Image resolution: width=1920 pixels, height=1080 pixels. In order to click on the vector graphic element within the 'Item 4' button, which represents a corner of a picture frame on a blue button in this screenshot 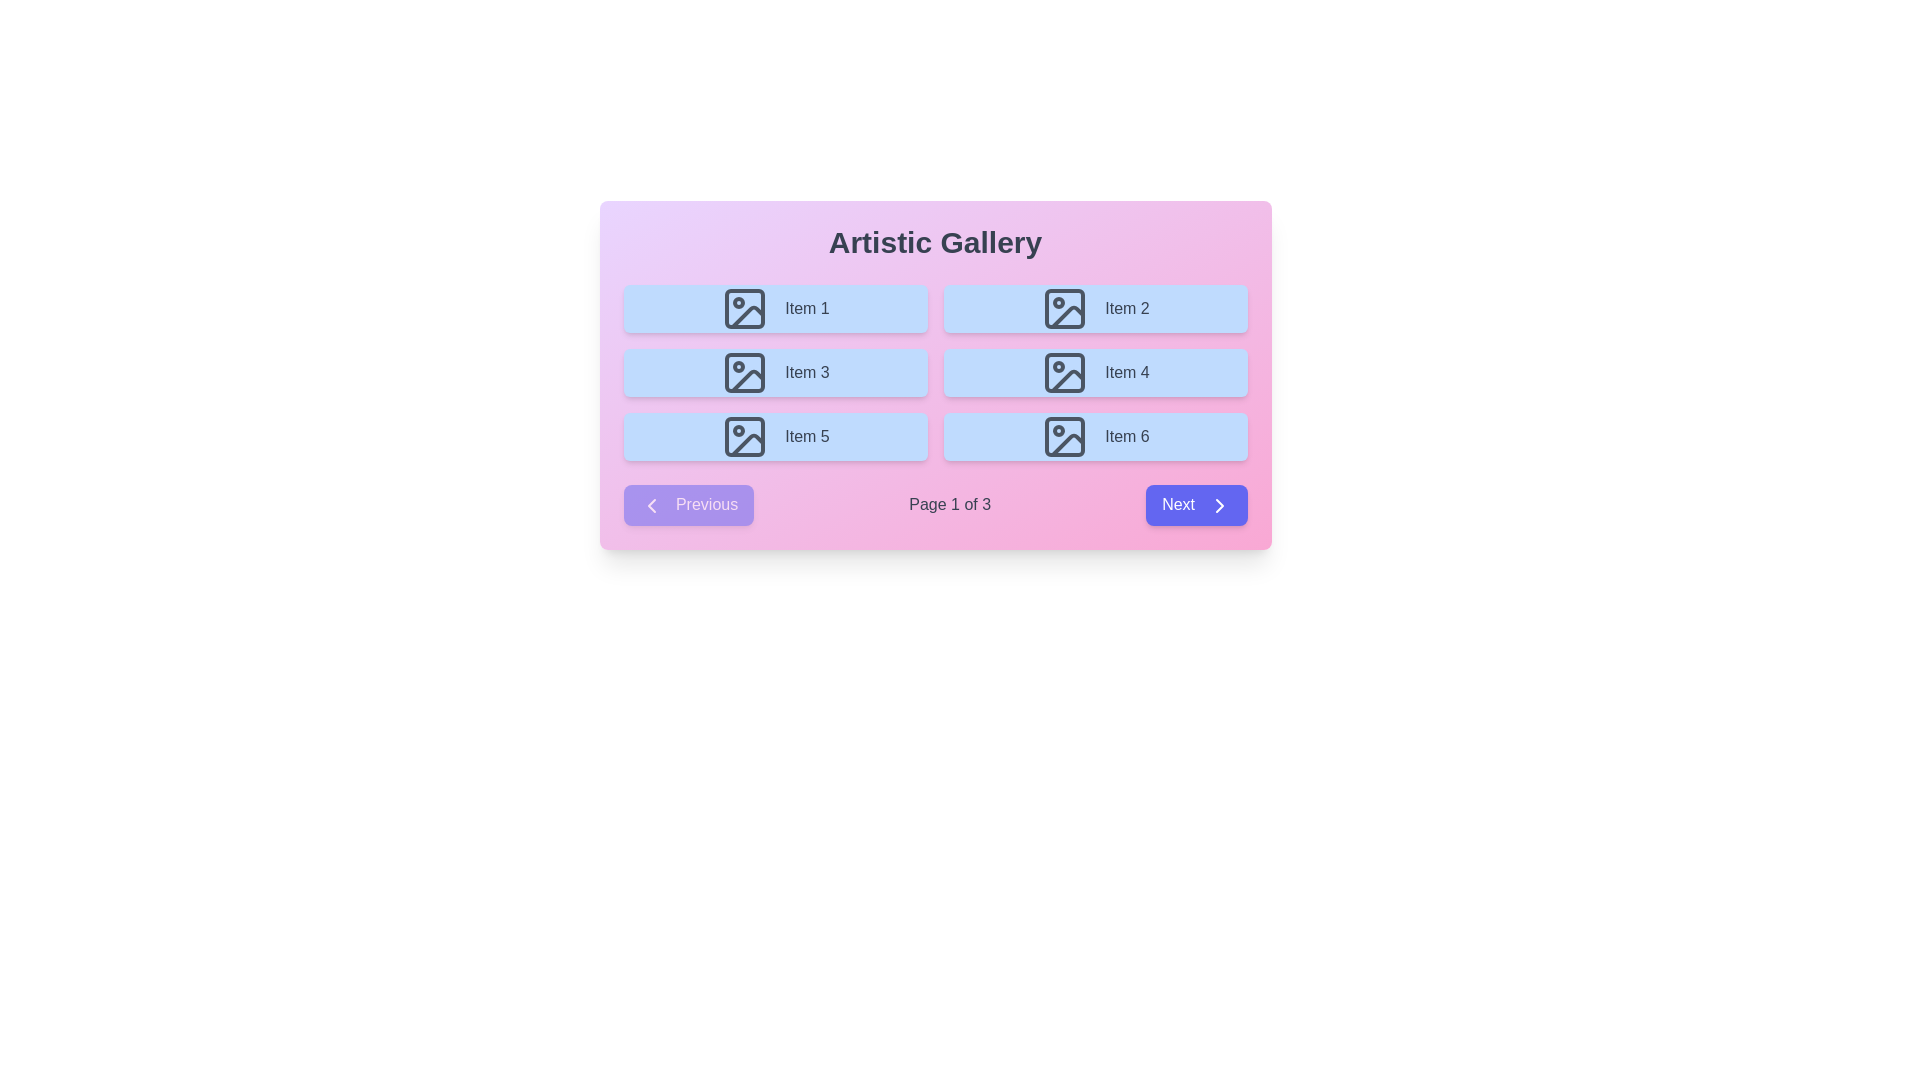, I will do `click(1067, 381)`.